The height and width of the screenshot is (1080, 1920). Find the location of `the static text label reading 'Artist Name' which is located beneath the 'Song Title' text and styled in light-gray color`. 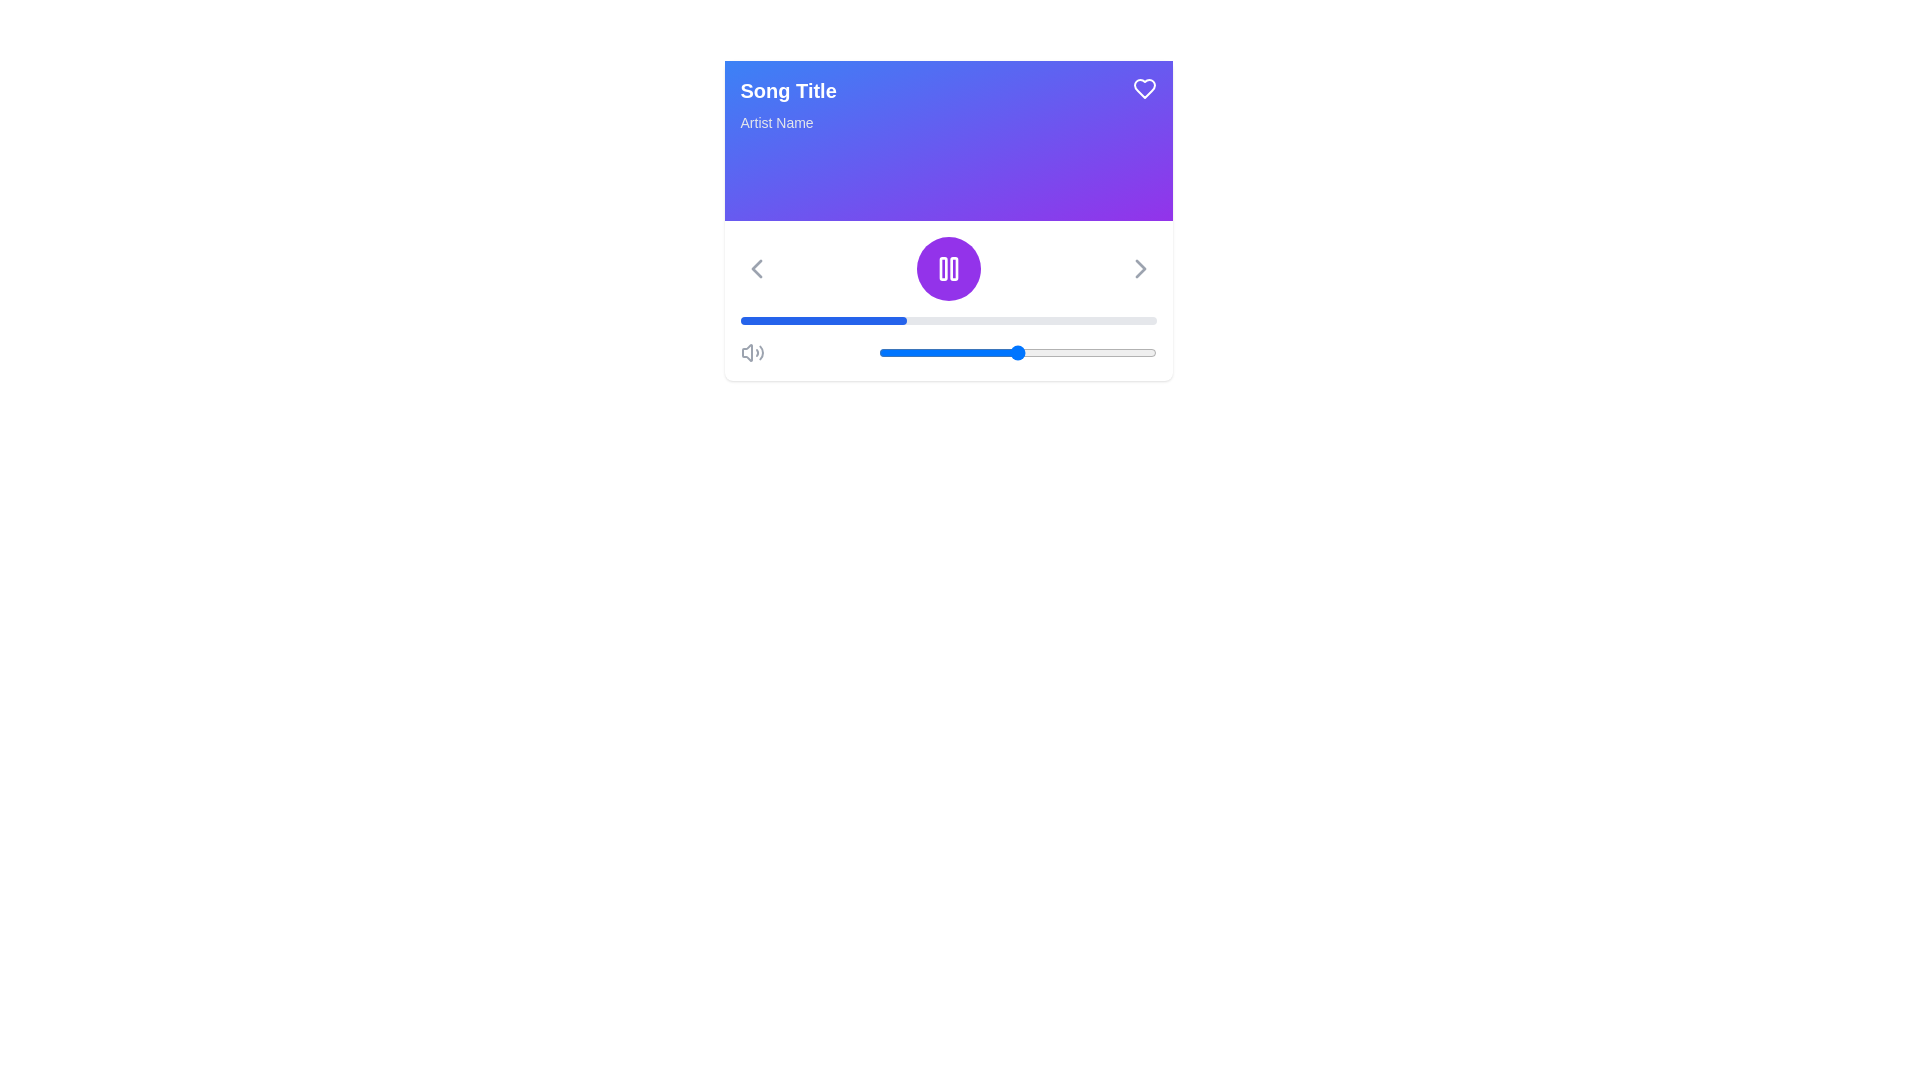

the static text label reading 'Artist Name' which is located beneath the 'Song Title' text and styled in light-gray color is located at coordinates (776, 123).